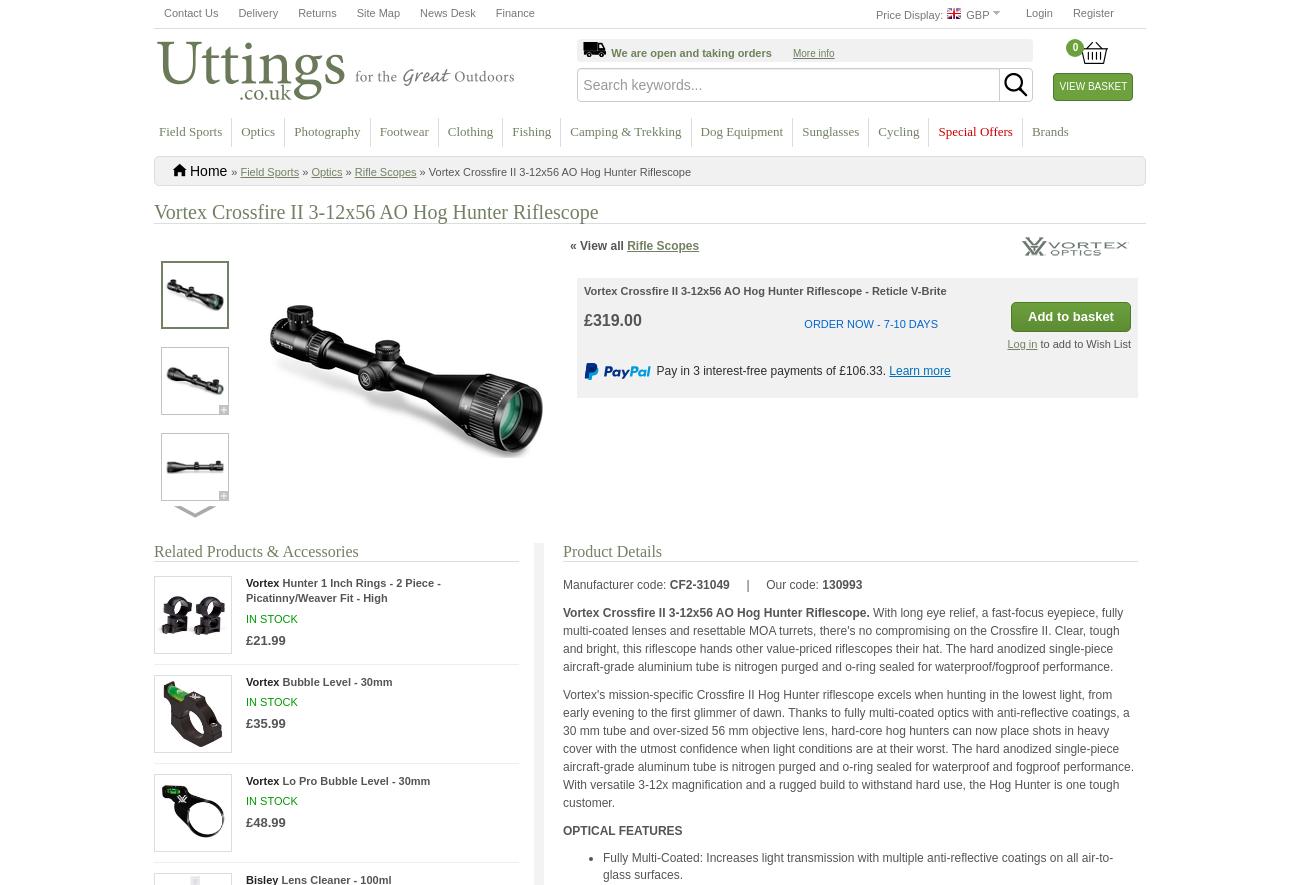 The width and height of the screenshot is (1300, 885). Describe the element at coordinates (843, 637) in the screenshot. I see `'With long eye relief, a fast-focus eyepiece, fully multi-coated lenses and resettable MOA turrets, there's no compromising on the Crossfire II. Clear, tough and bright, this riflescope hands other value-priced riflescopes their hat. The hard anodized single-piece aircraft-grade aluminium tube is nitrogen purged and o-ring sealed for waterproof/fogproof performance.'` at that location.